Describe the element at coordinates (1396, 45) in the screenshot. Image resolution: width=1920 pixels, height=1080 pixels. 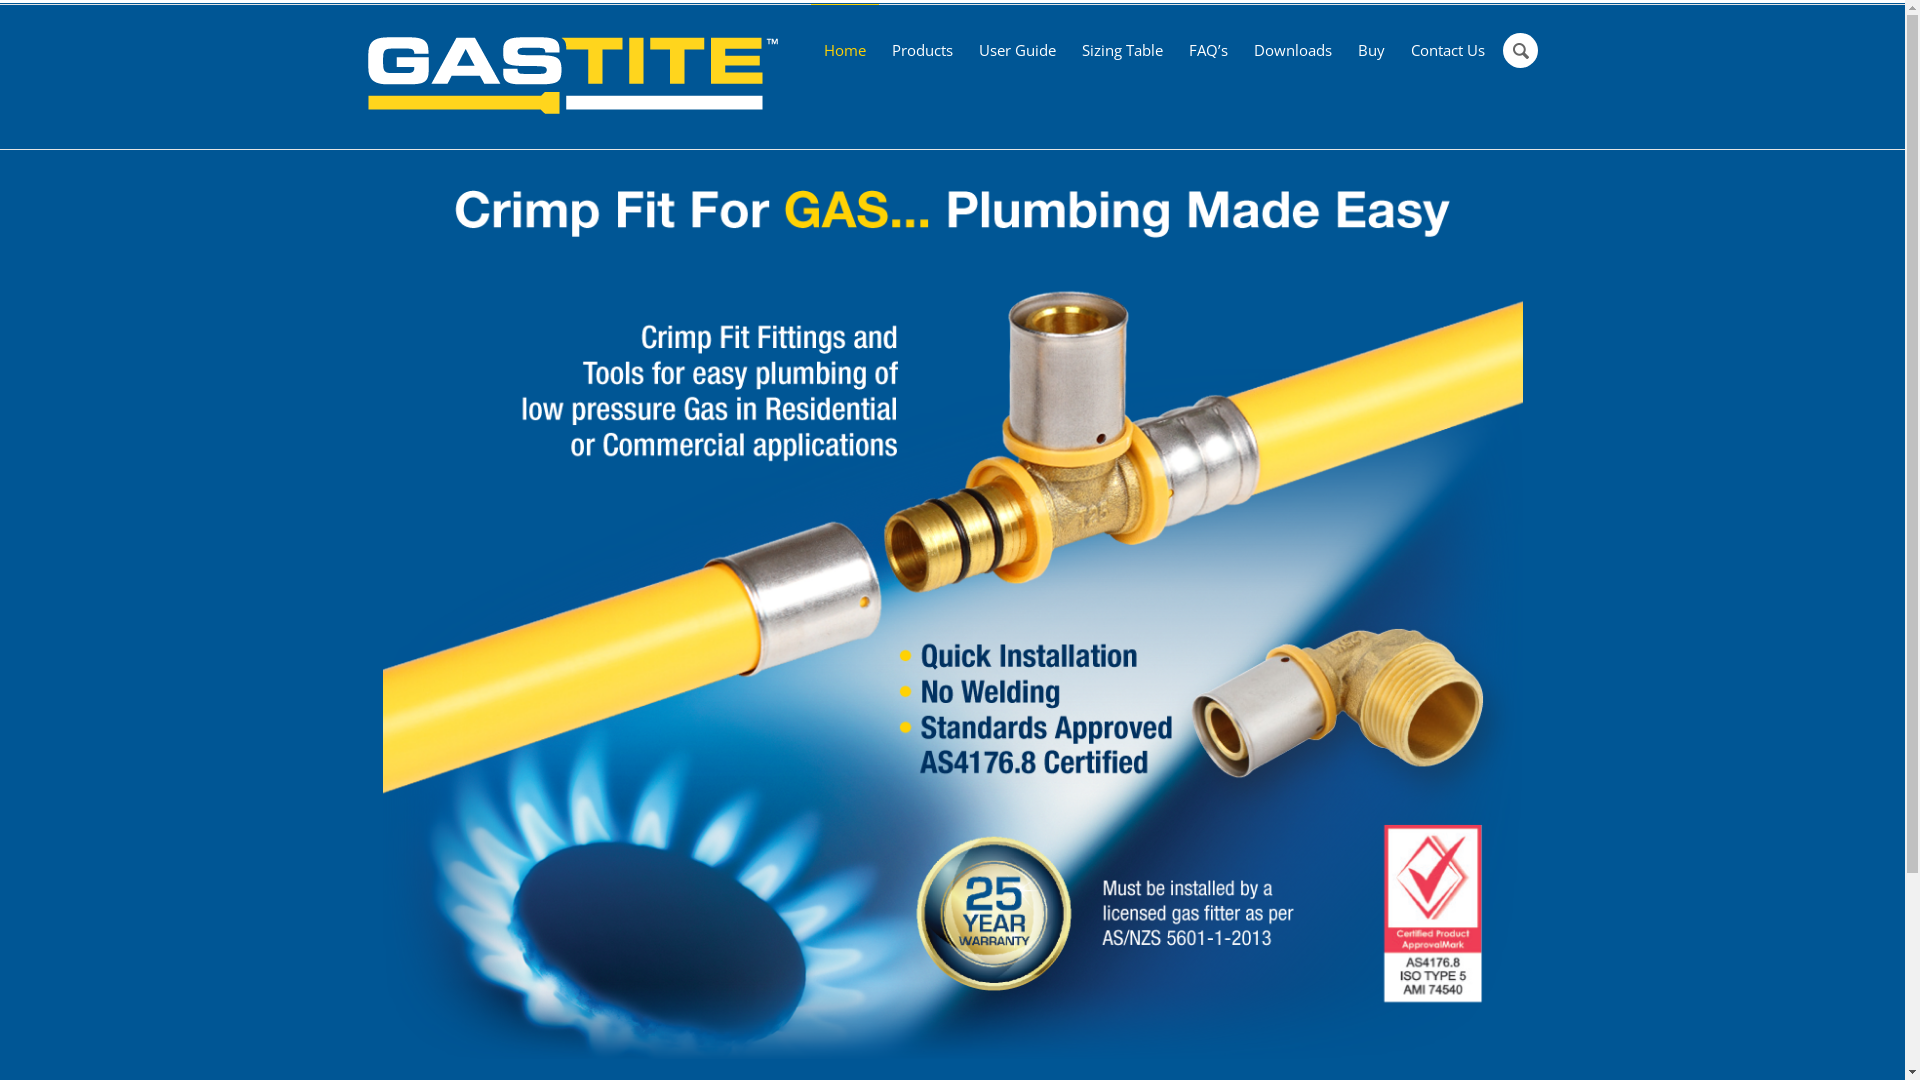
I see `'Contact Us'` at that location.